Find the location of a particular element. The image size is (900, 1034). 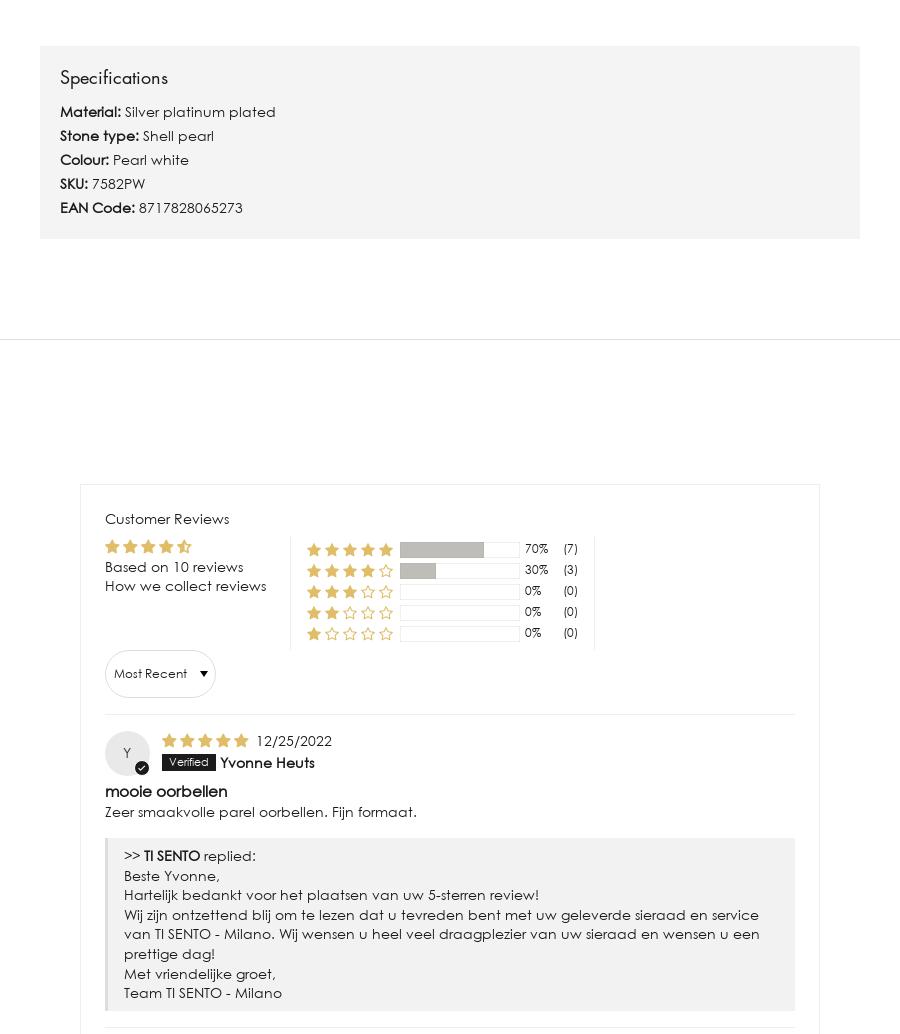

'Colour:' is located at coordinates (85, 158).